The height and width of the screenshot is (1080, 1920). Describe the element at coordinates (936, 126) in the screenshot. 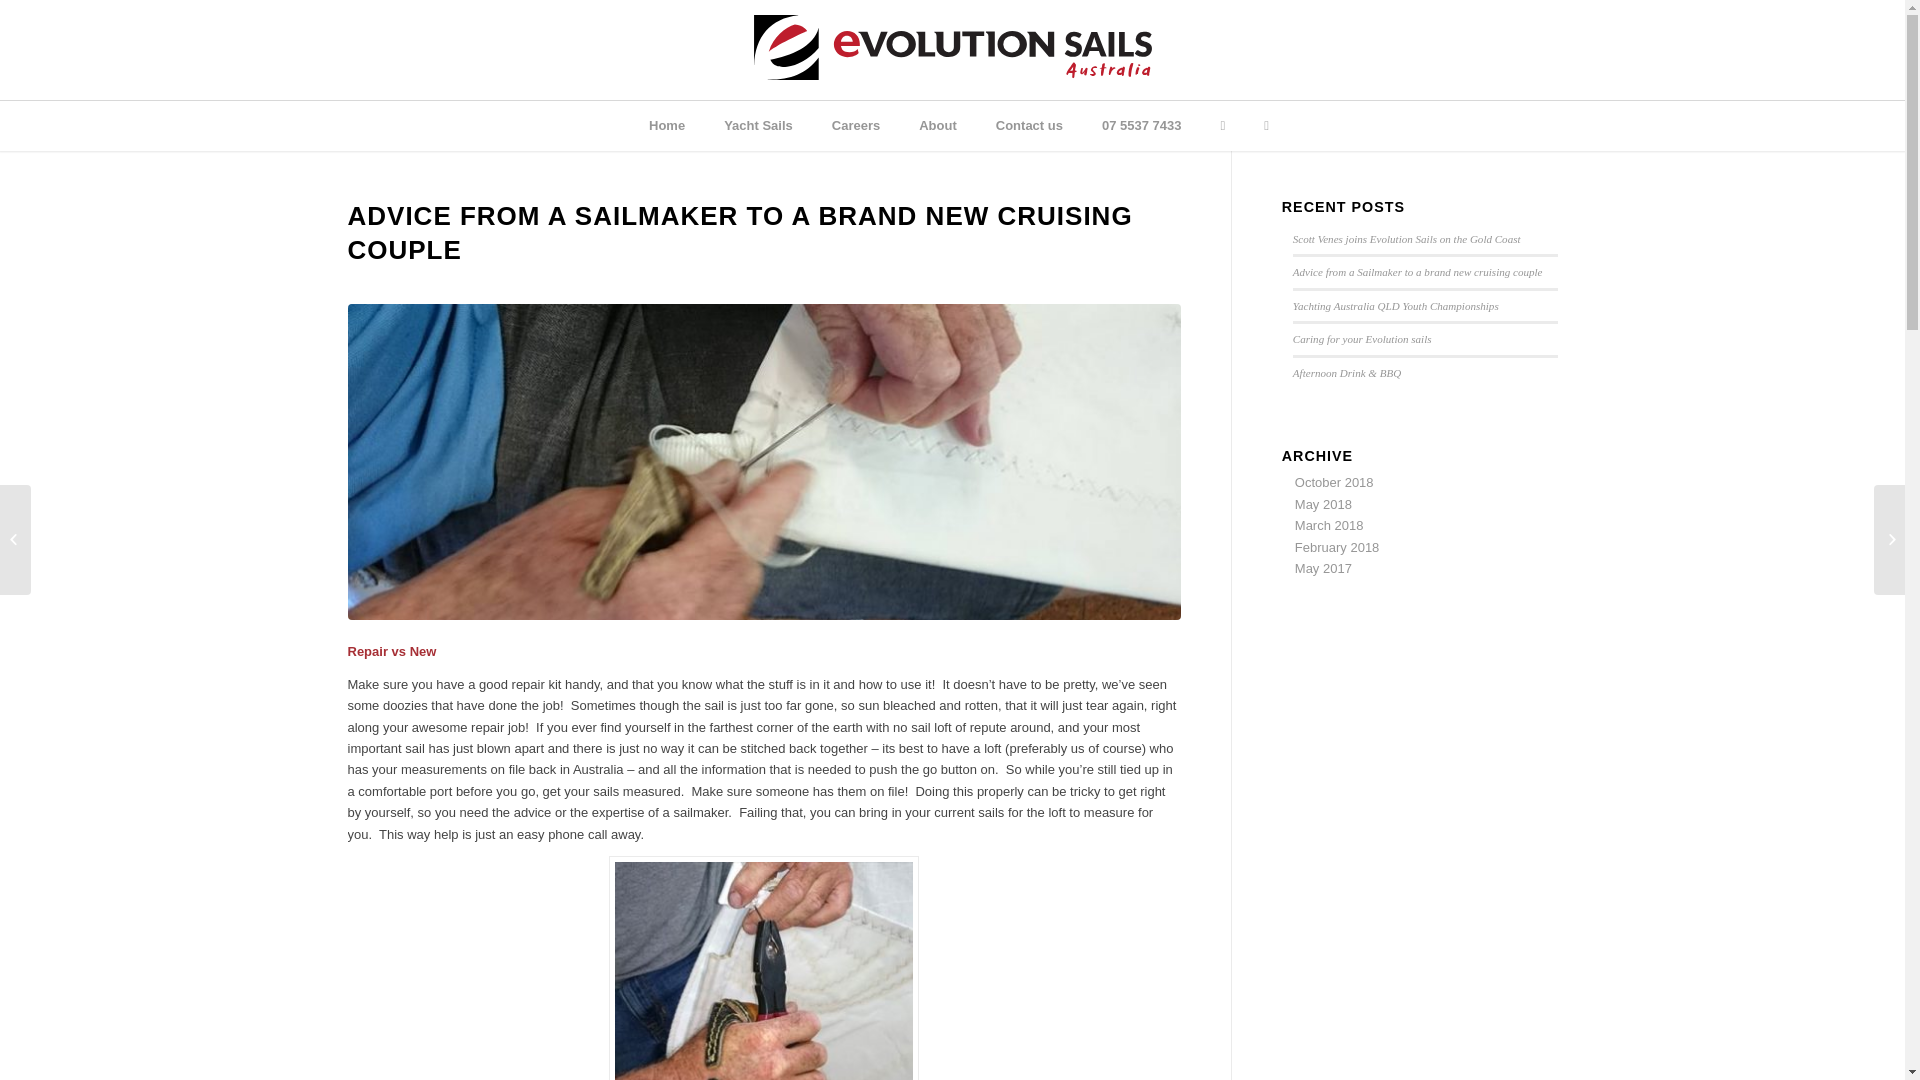

I see `'About'` at that location.